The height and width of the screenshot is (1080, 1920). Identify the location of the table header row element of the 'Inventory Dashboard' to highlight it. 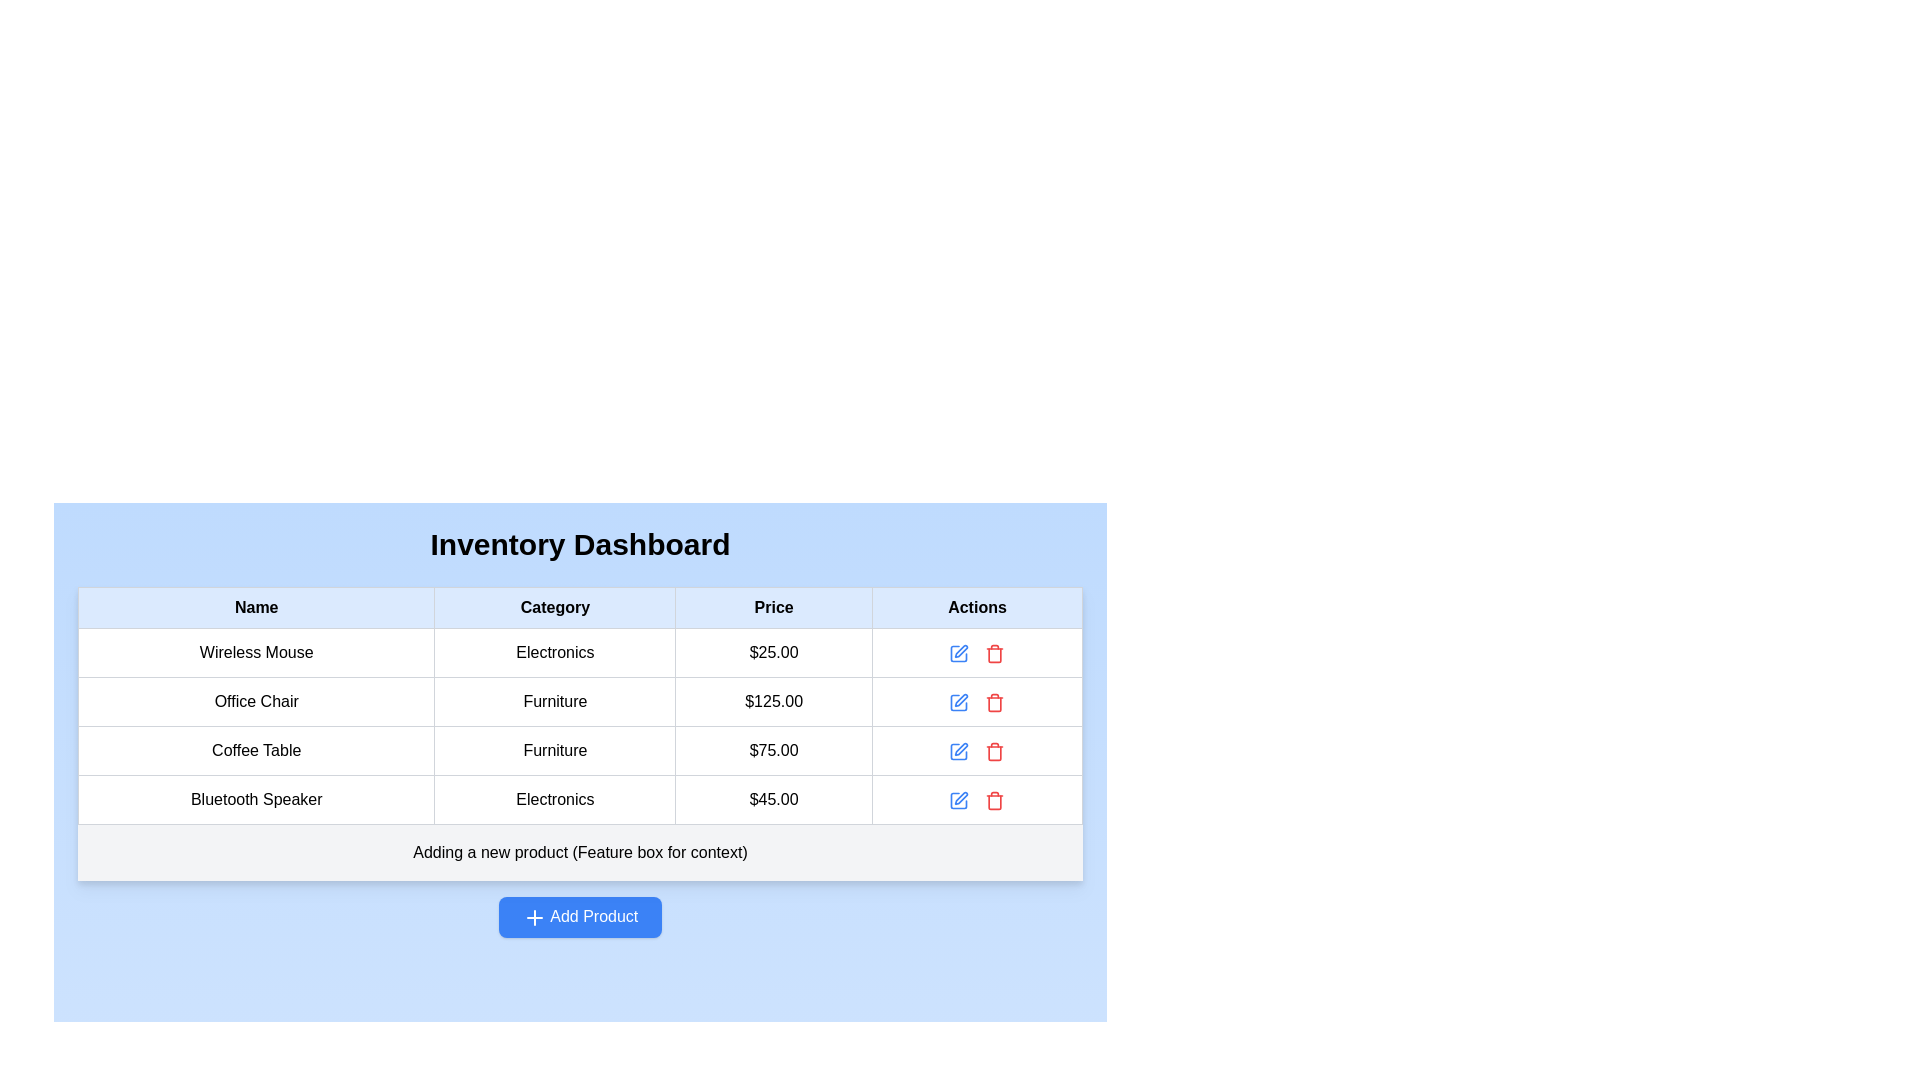
(579, 607).